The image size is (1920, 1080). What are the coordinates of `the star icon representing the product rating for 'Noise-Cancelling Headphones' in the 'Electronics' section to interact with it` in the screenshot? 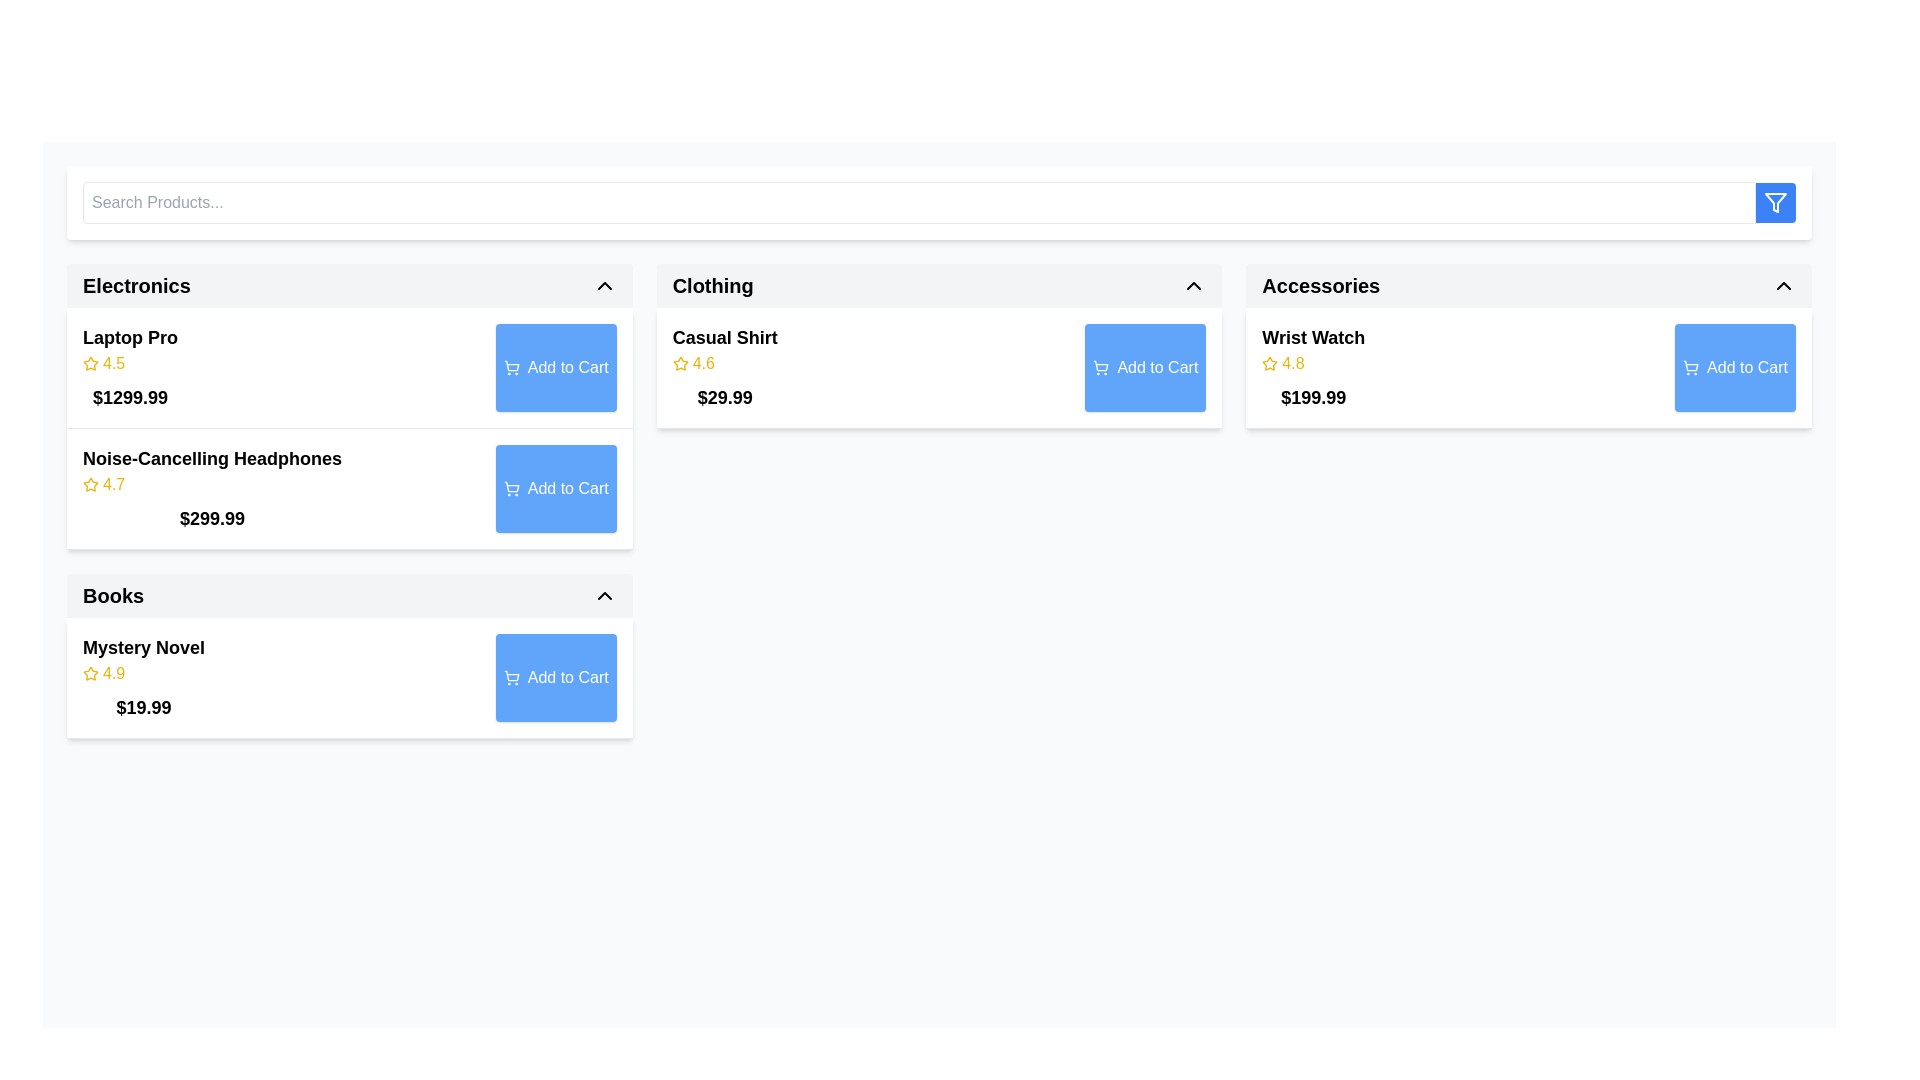 It's located at (90, 485).